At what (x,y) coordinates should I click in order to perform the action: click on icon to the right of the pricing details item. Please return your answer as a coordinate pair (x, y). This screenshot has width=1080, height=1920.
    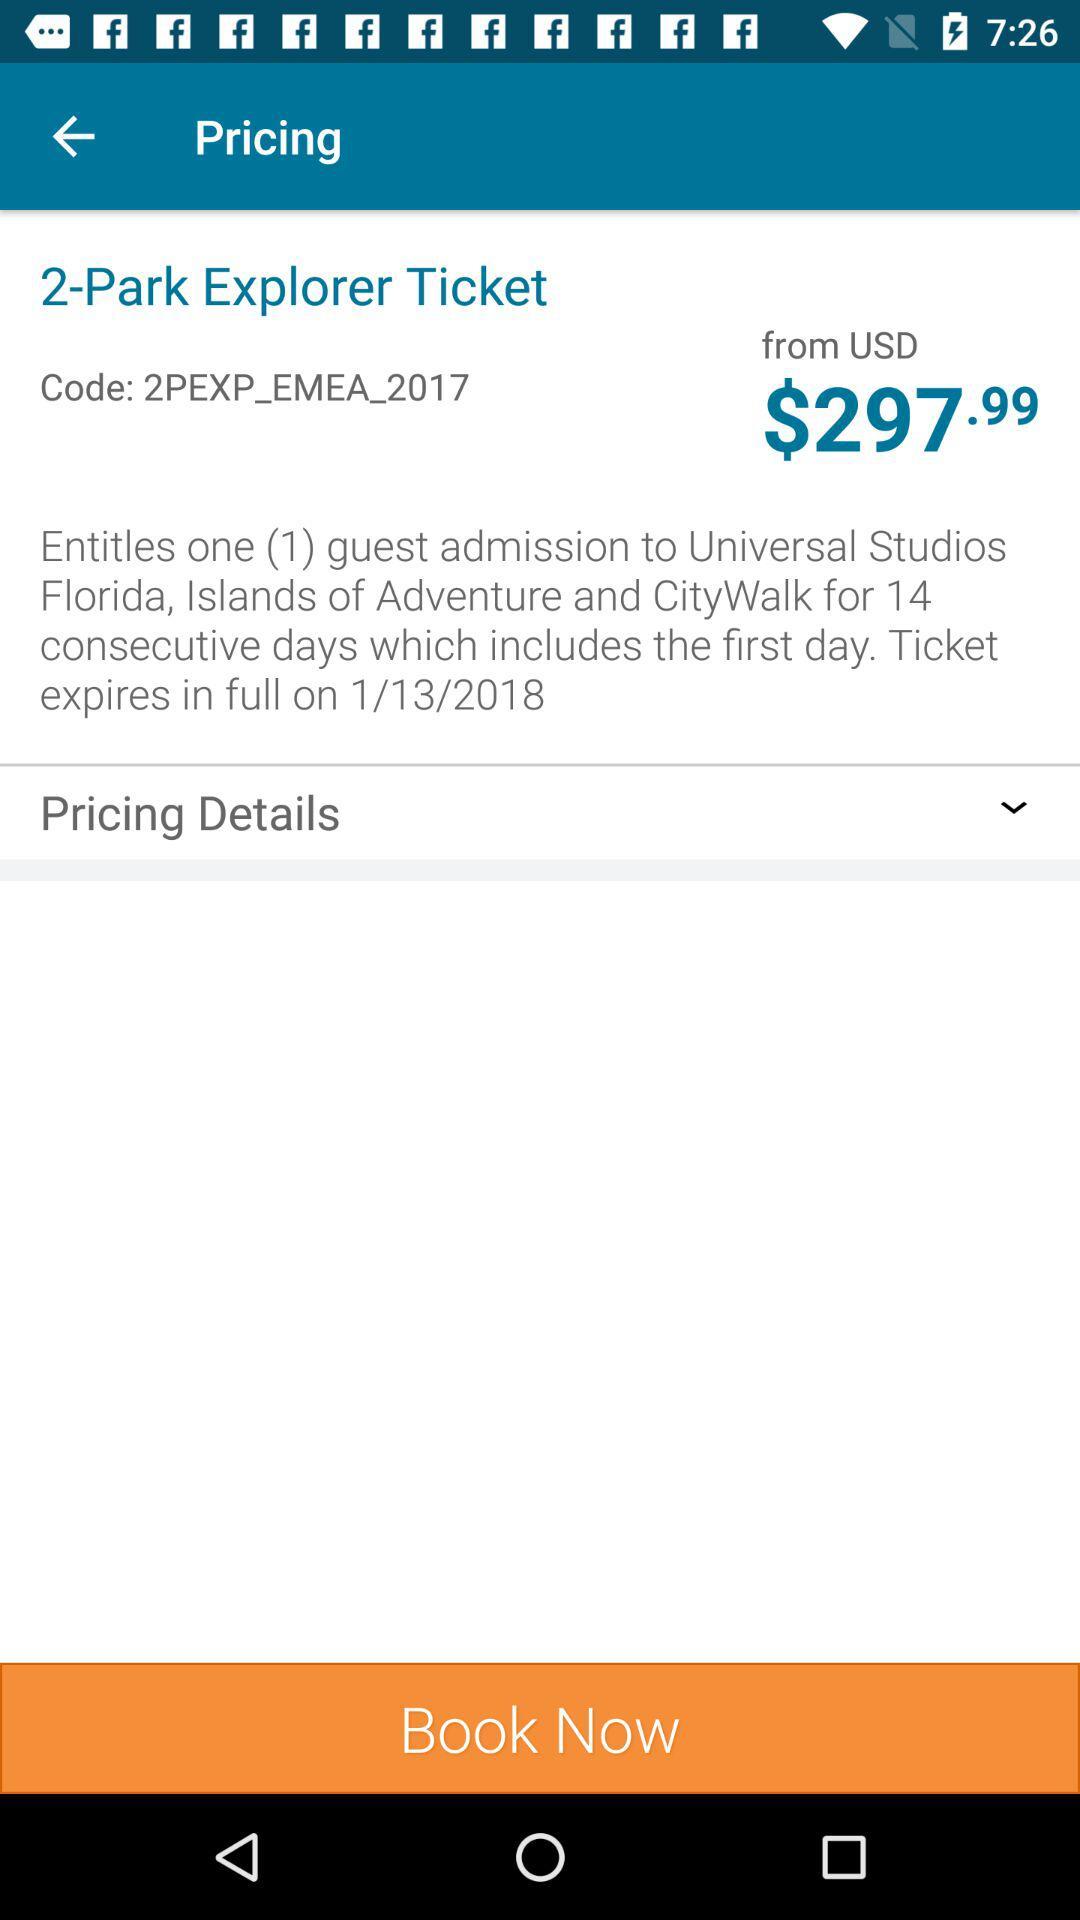
    Looking at the image, I should click on (1014, 807).